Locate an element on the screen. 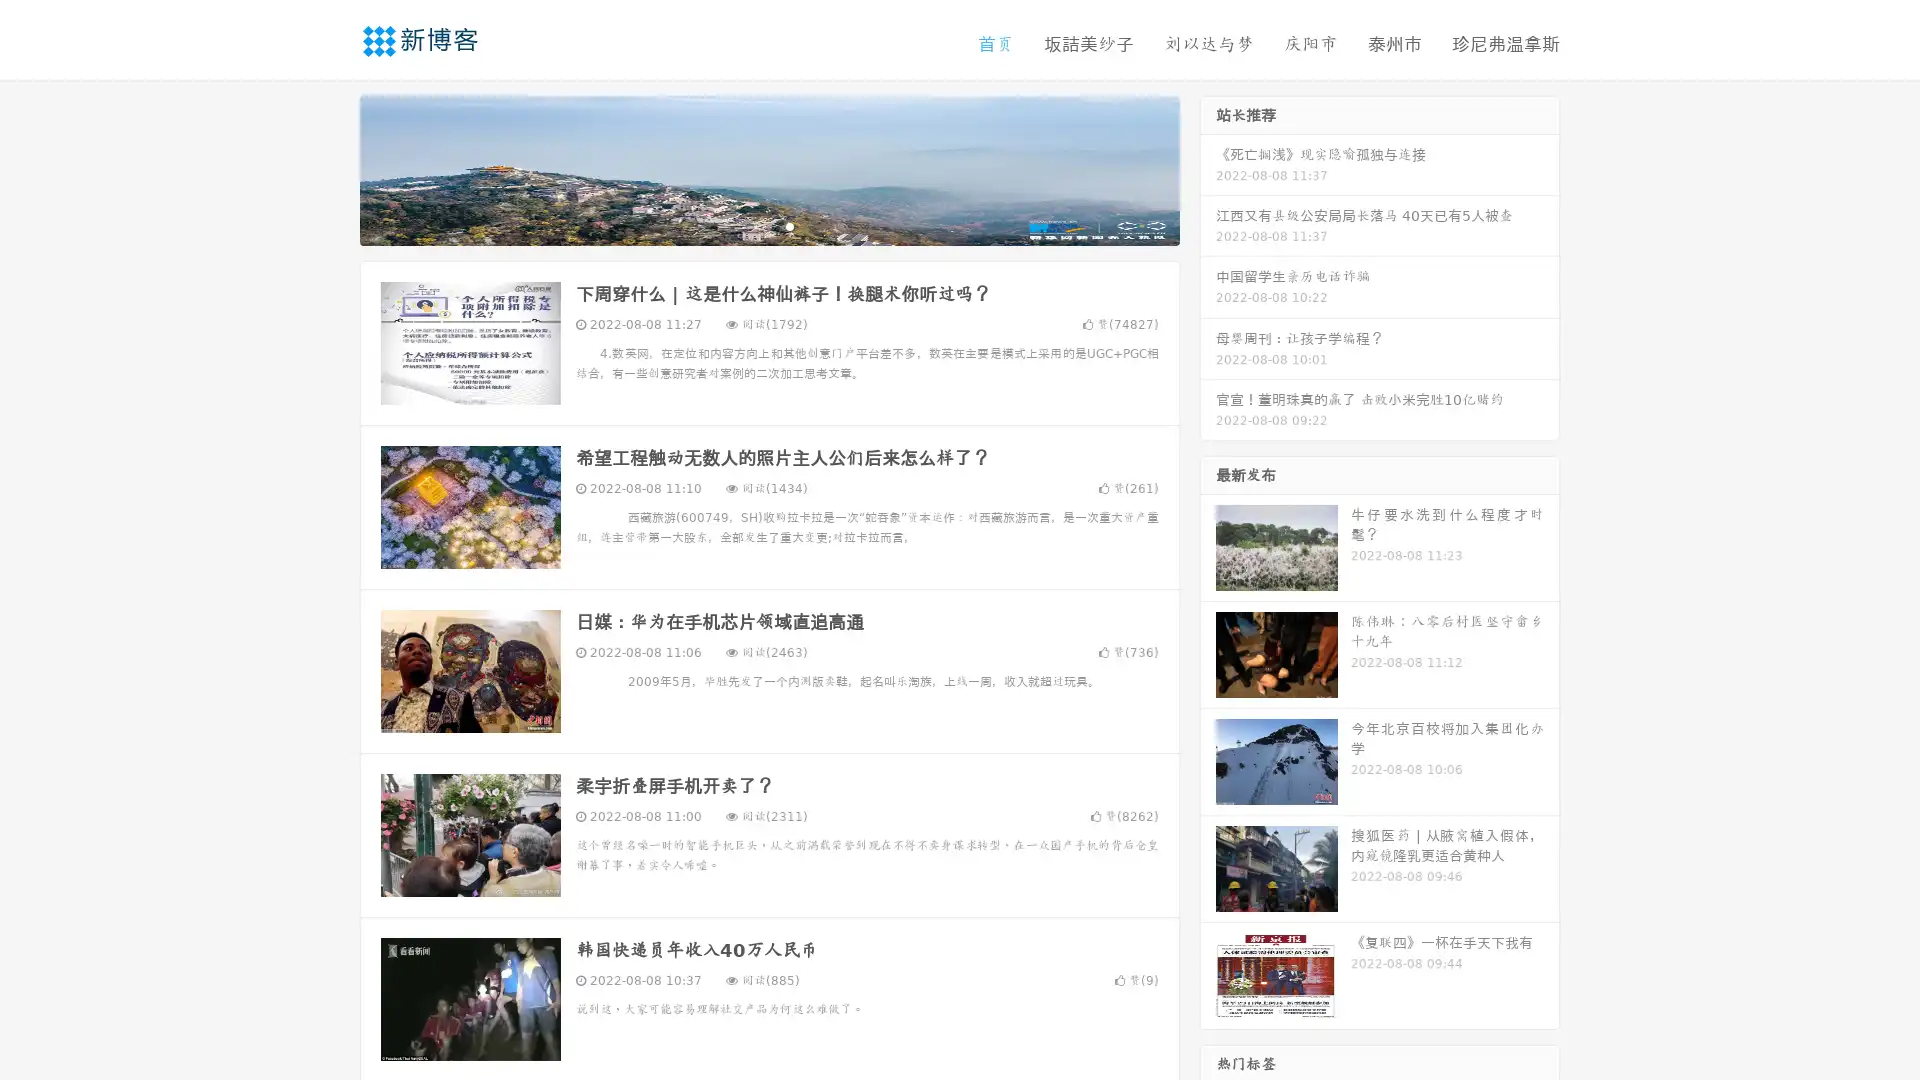 Image resolution: width=1920 pixels, height=1080 pixels. Go to slide 3 is located at coordinates (789, 225).